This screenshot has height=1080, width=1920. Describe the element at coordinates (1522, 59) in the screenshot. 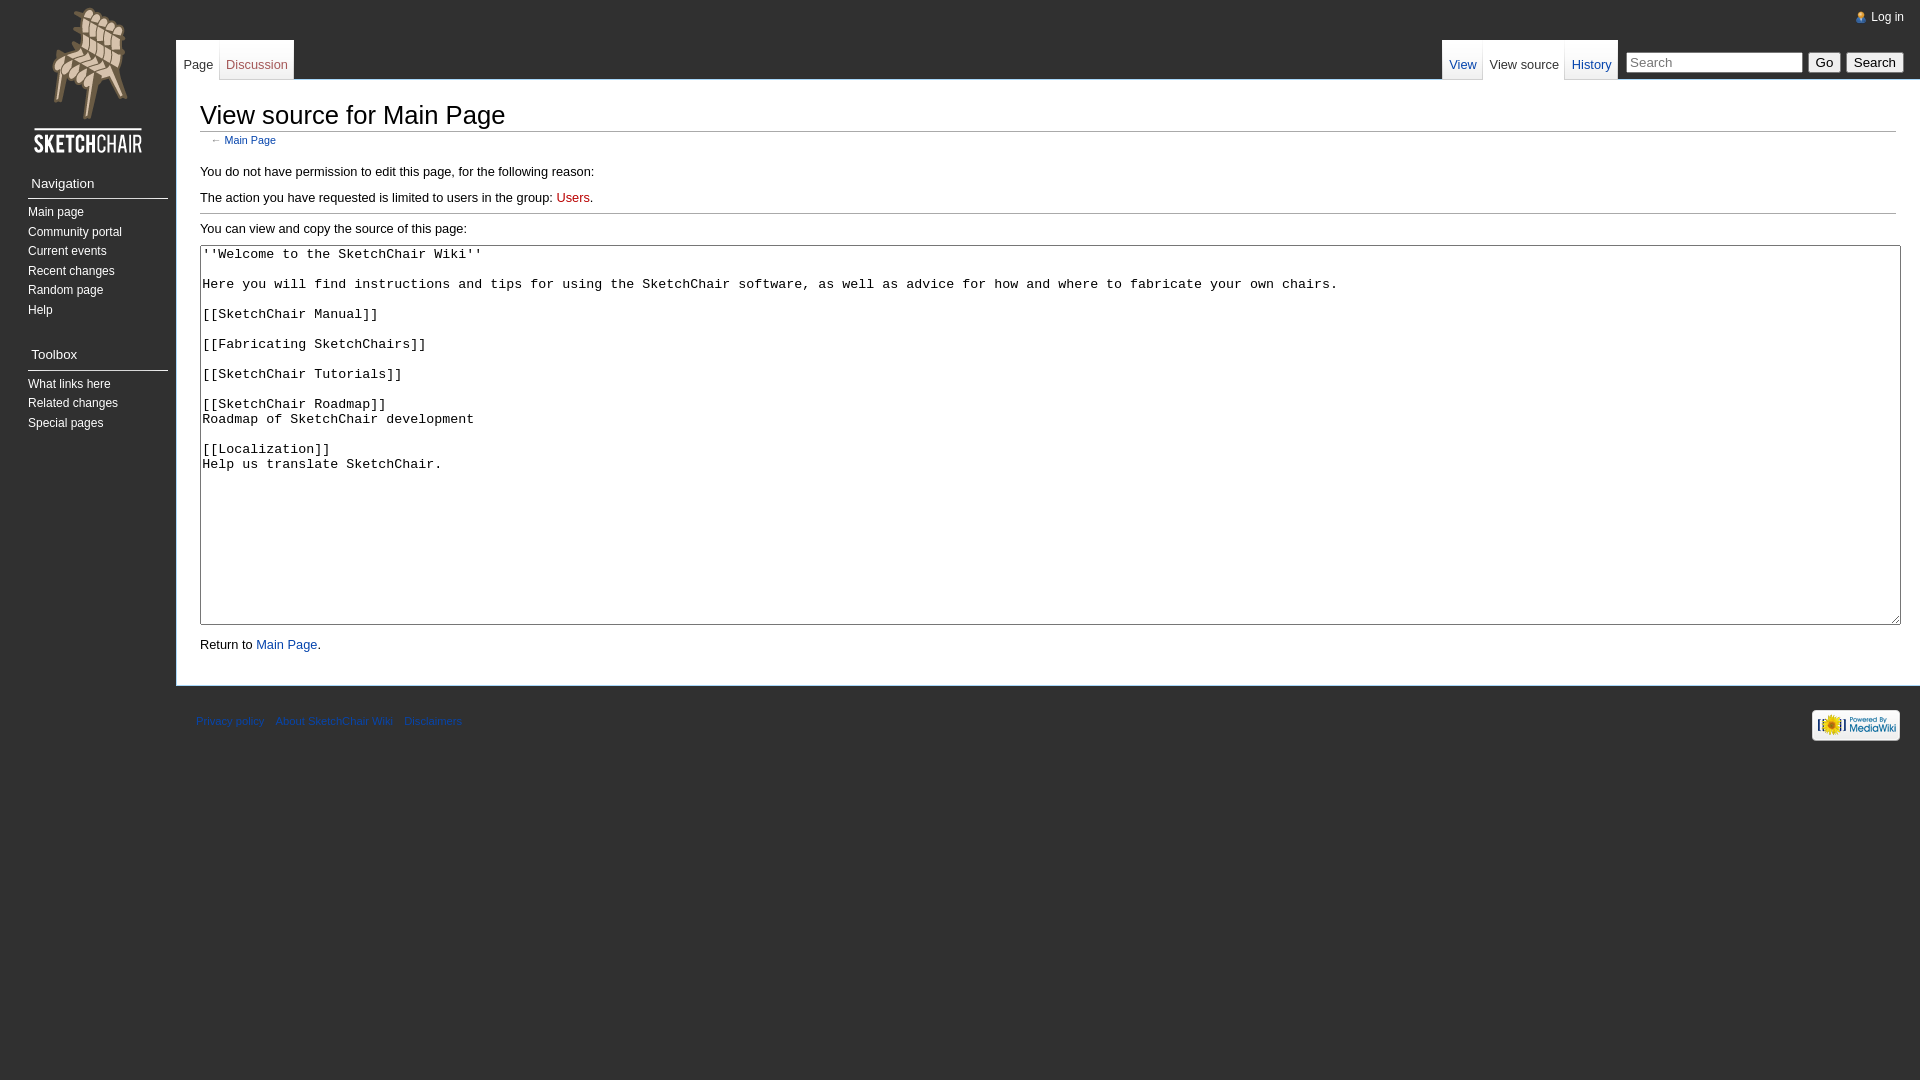

I see `'View source'` at that location.